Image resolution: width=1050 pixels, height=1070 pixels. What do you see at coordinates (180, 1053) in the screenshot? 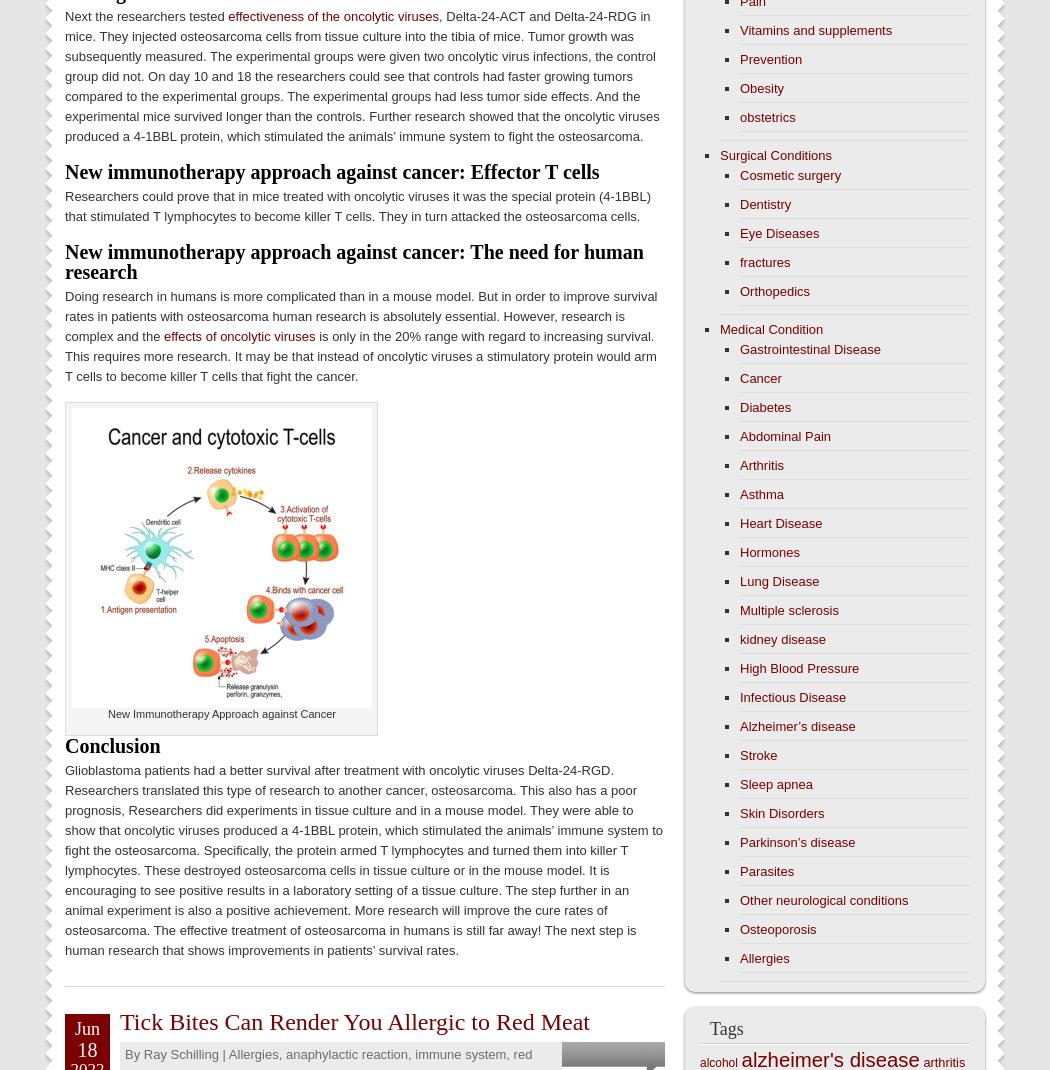
I see `'Ray Schilling'` at bounding box center [180, 1053].